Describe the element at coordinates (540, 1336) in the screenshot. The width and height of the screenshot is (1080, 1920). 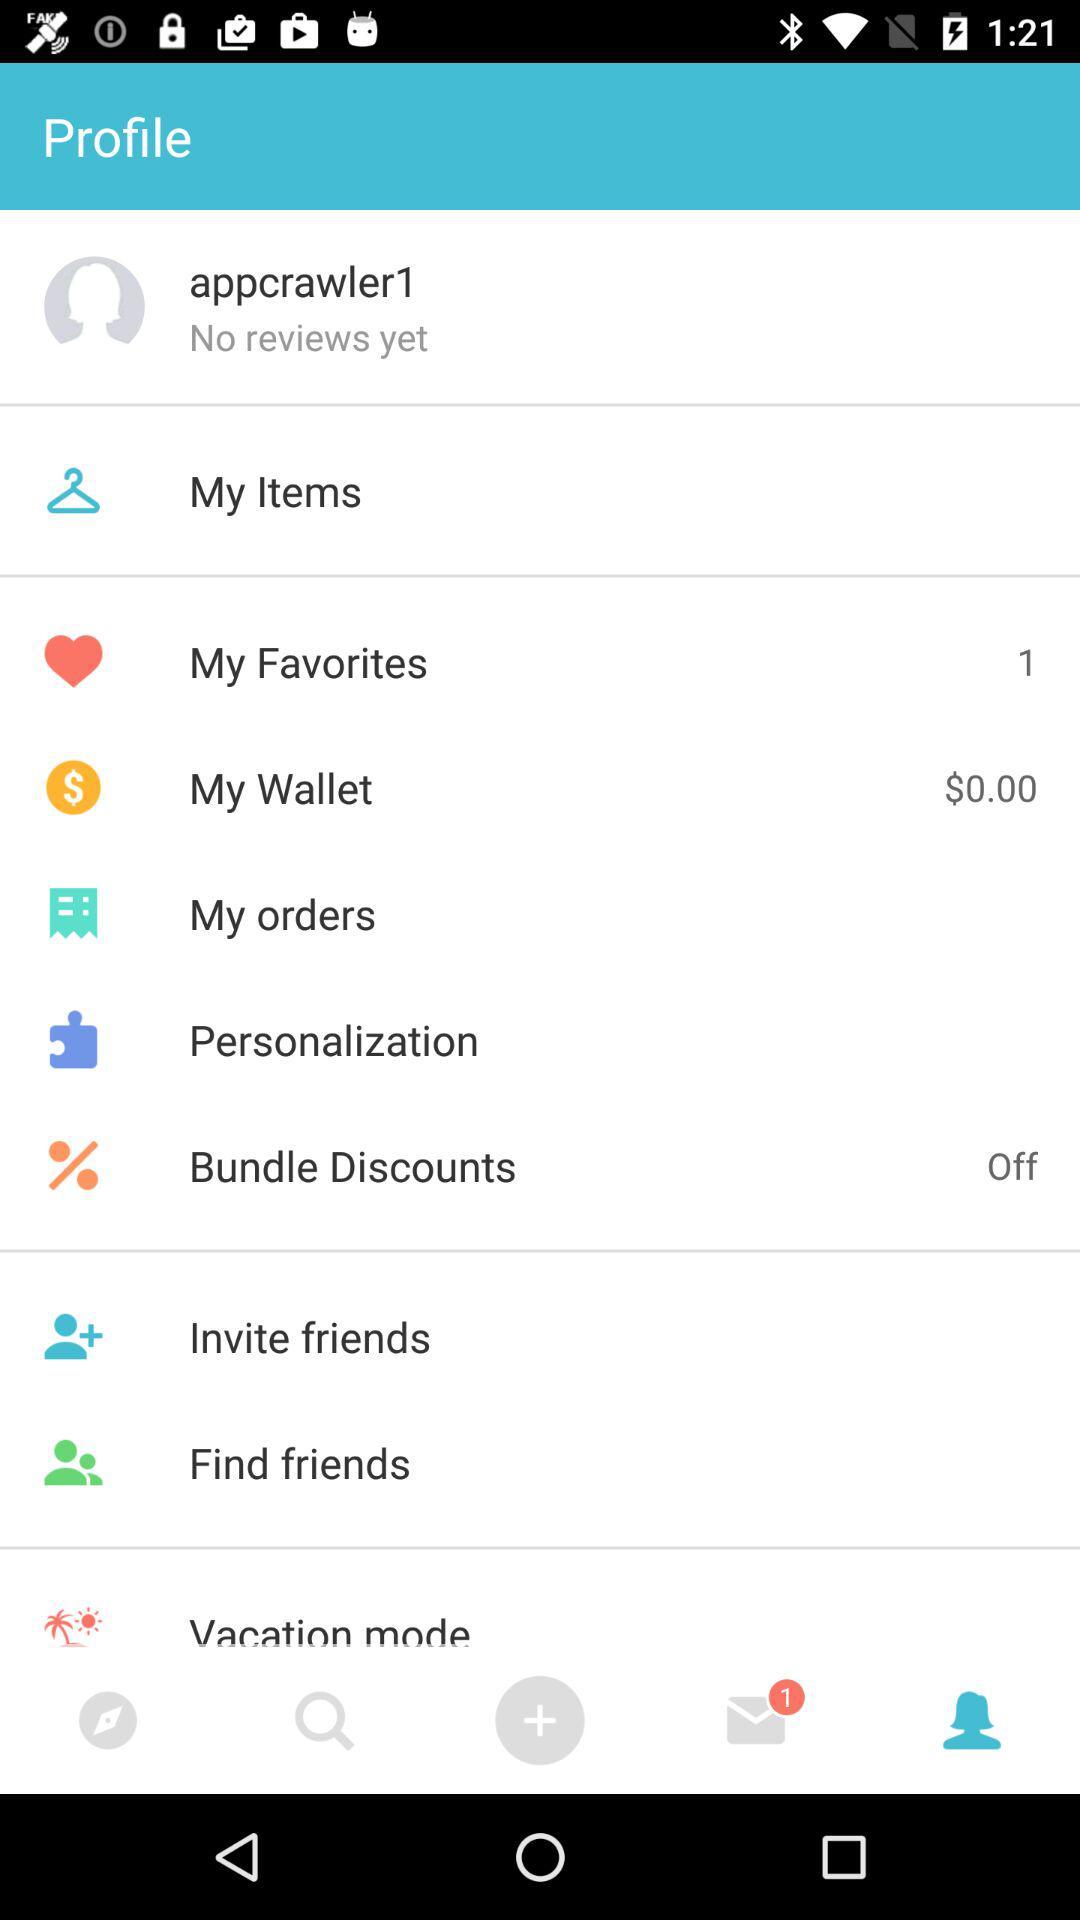
I see `item above find friends icon` at that location.